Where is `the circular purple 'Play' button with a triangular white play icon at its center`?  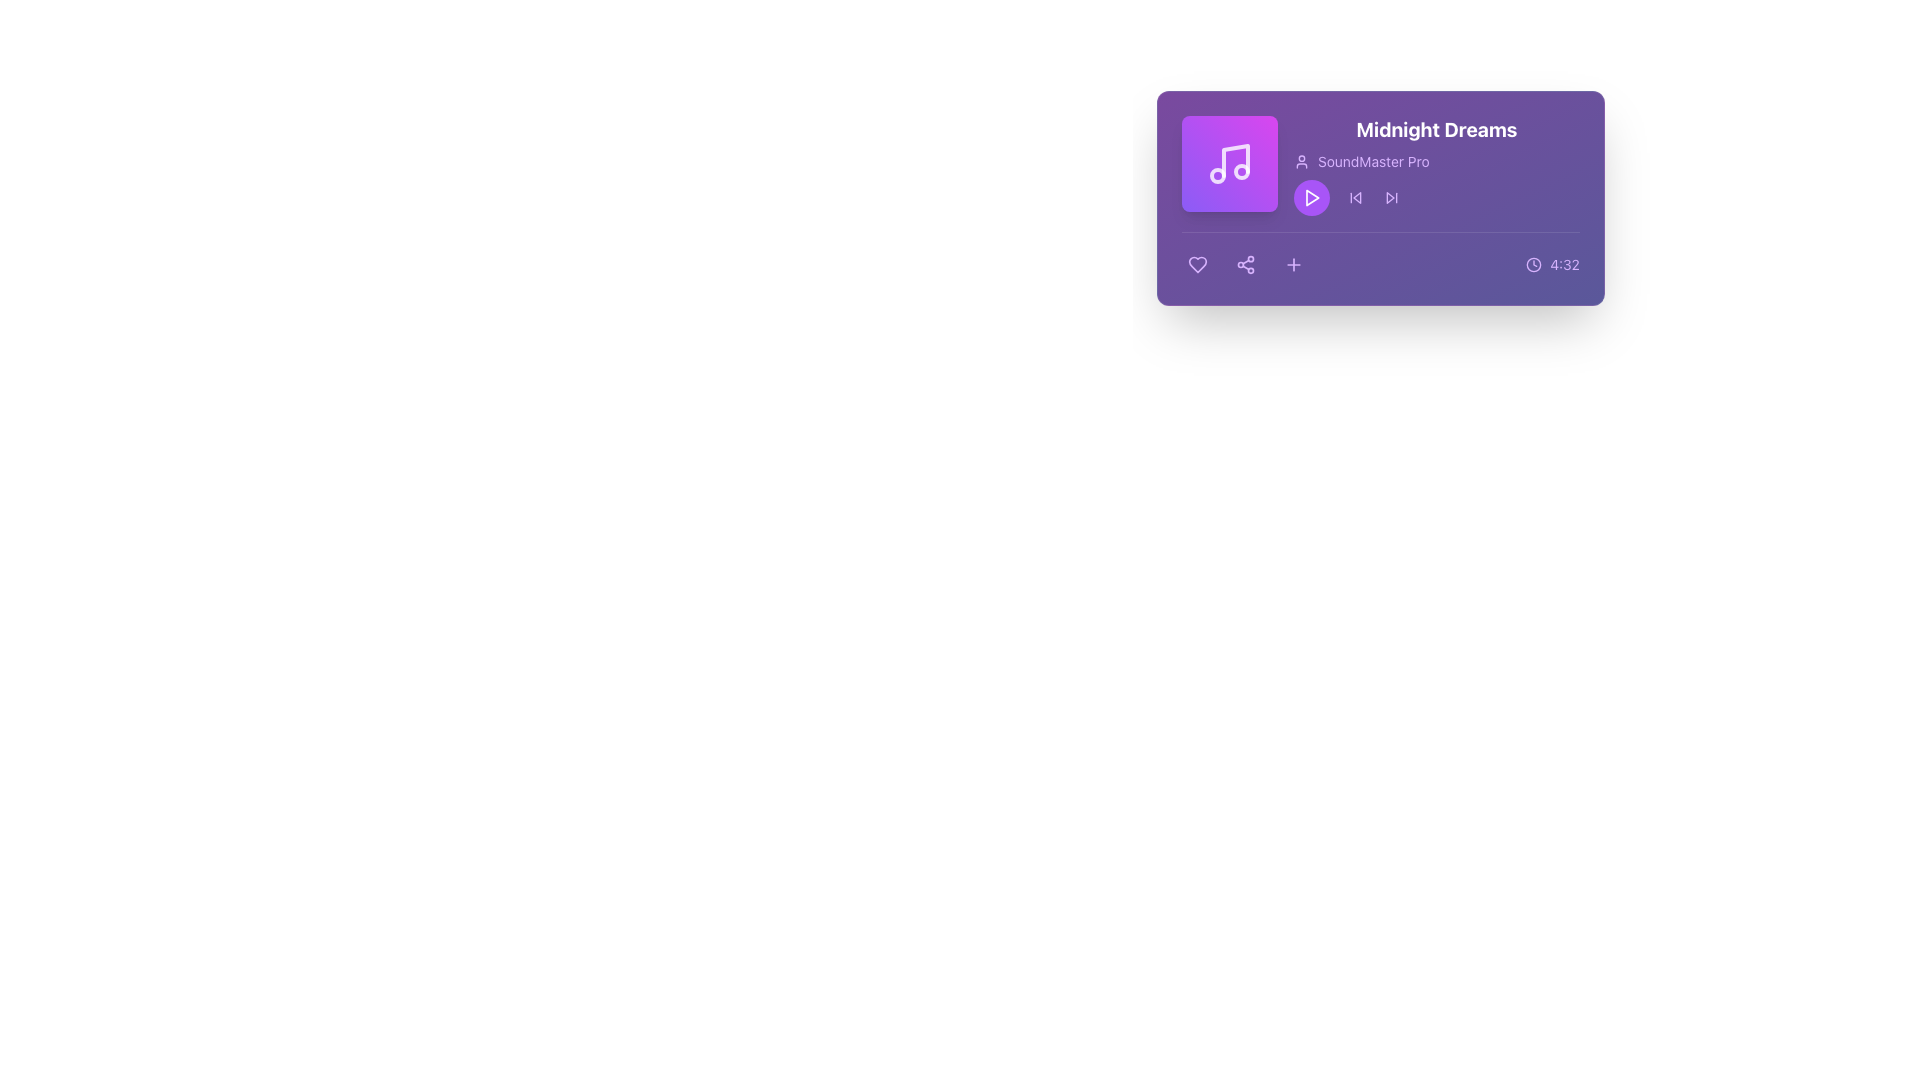
the circular purple 'Play' button with a triangular white play icon at its center is located at coordinates (1311, 197).